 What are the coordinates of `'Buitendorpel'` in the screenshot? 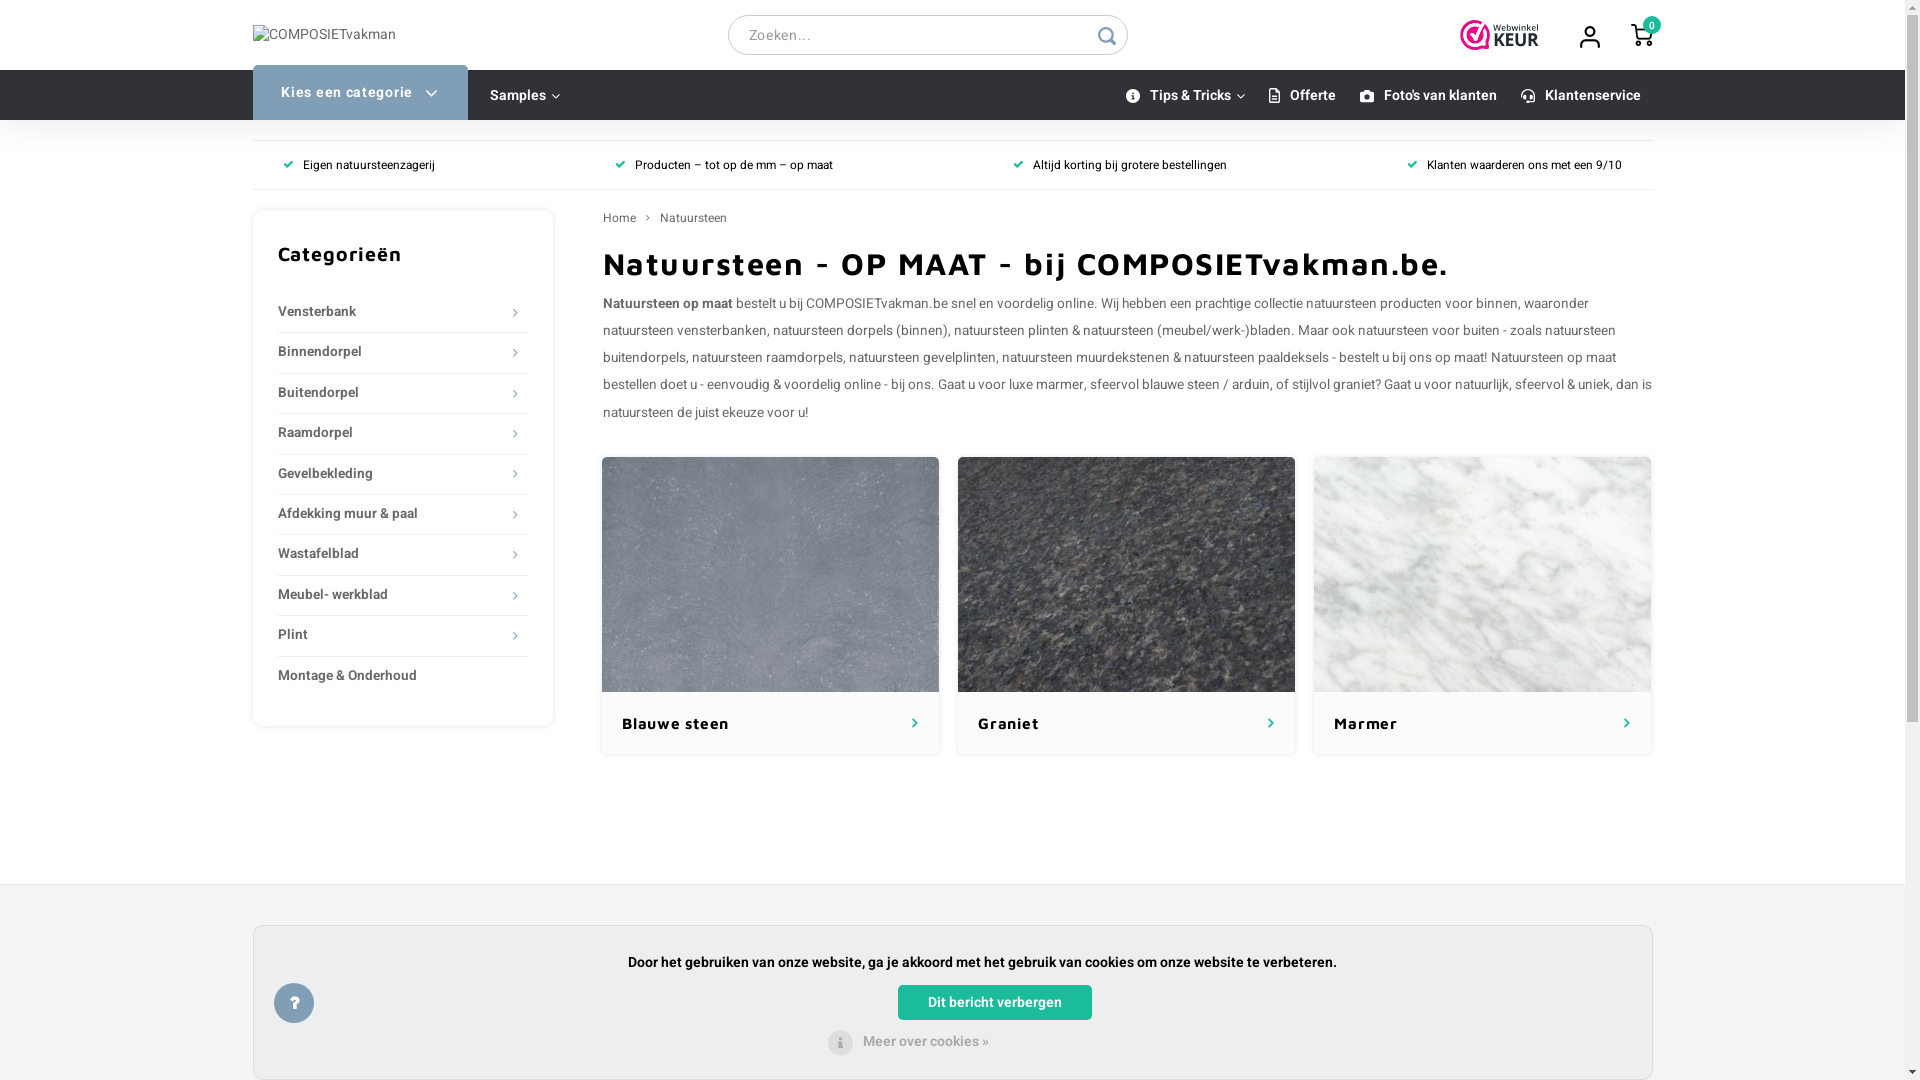 It's located at (277, 393).